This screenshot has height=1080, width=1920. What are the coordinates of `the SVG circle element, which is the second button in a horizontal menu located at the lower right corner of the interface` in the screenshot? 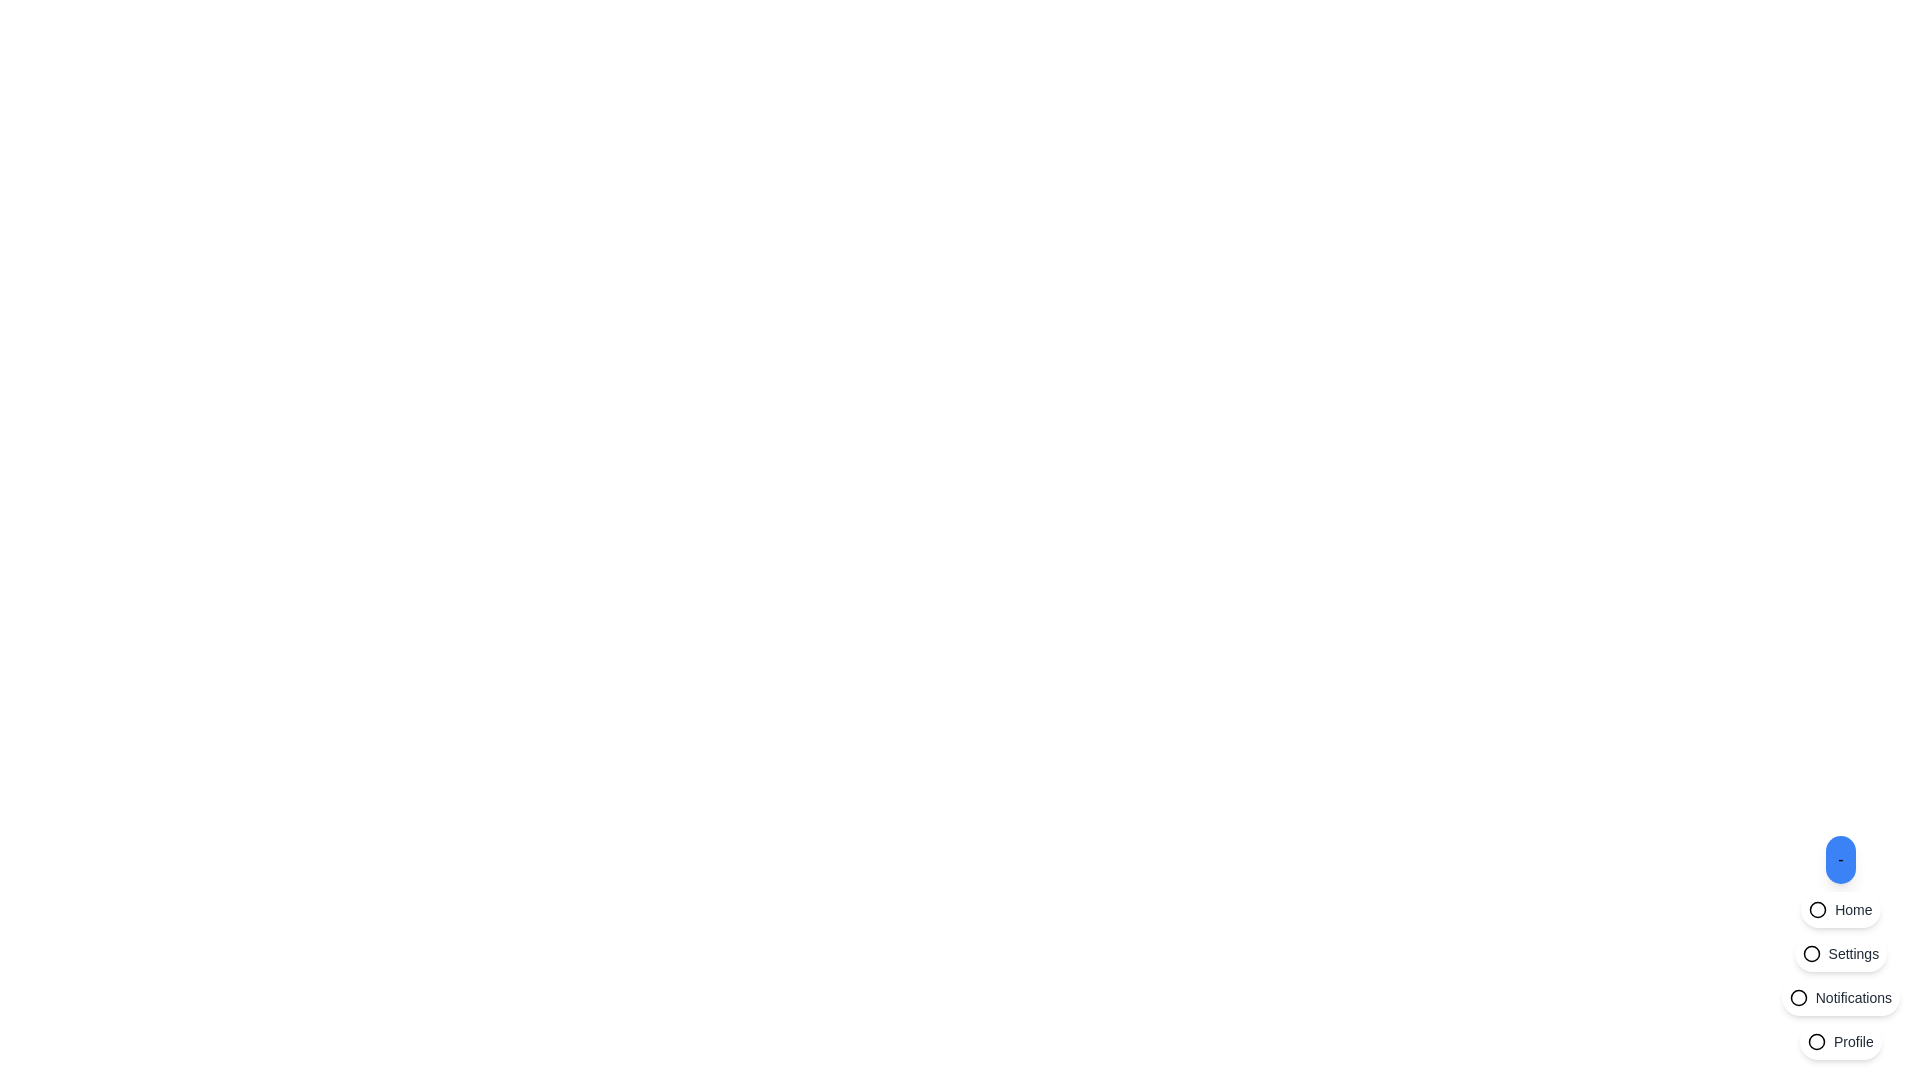 It's located at (1818, 910).